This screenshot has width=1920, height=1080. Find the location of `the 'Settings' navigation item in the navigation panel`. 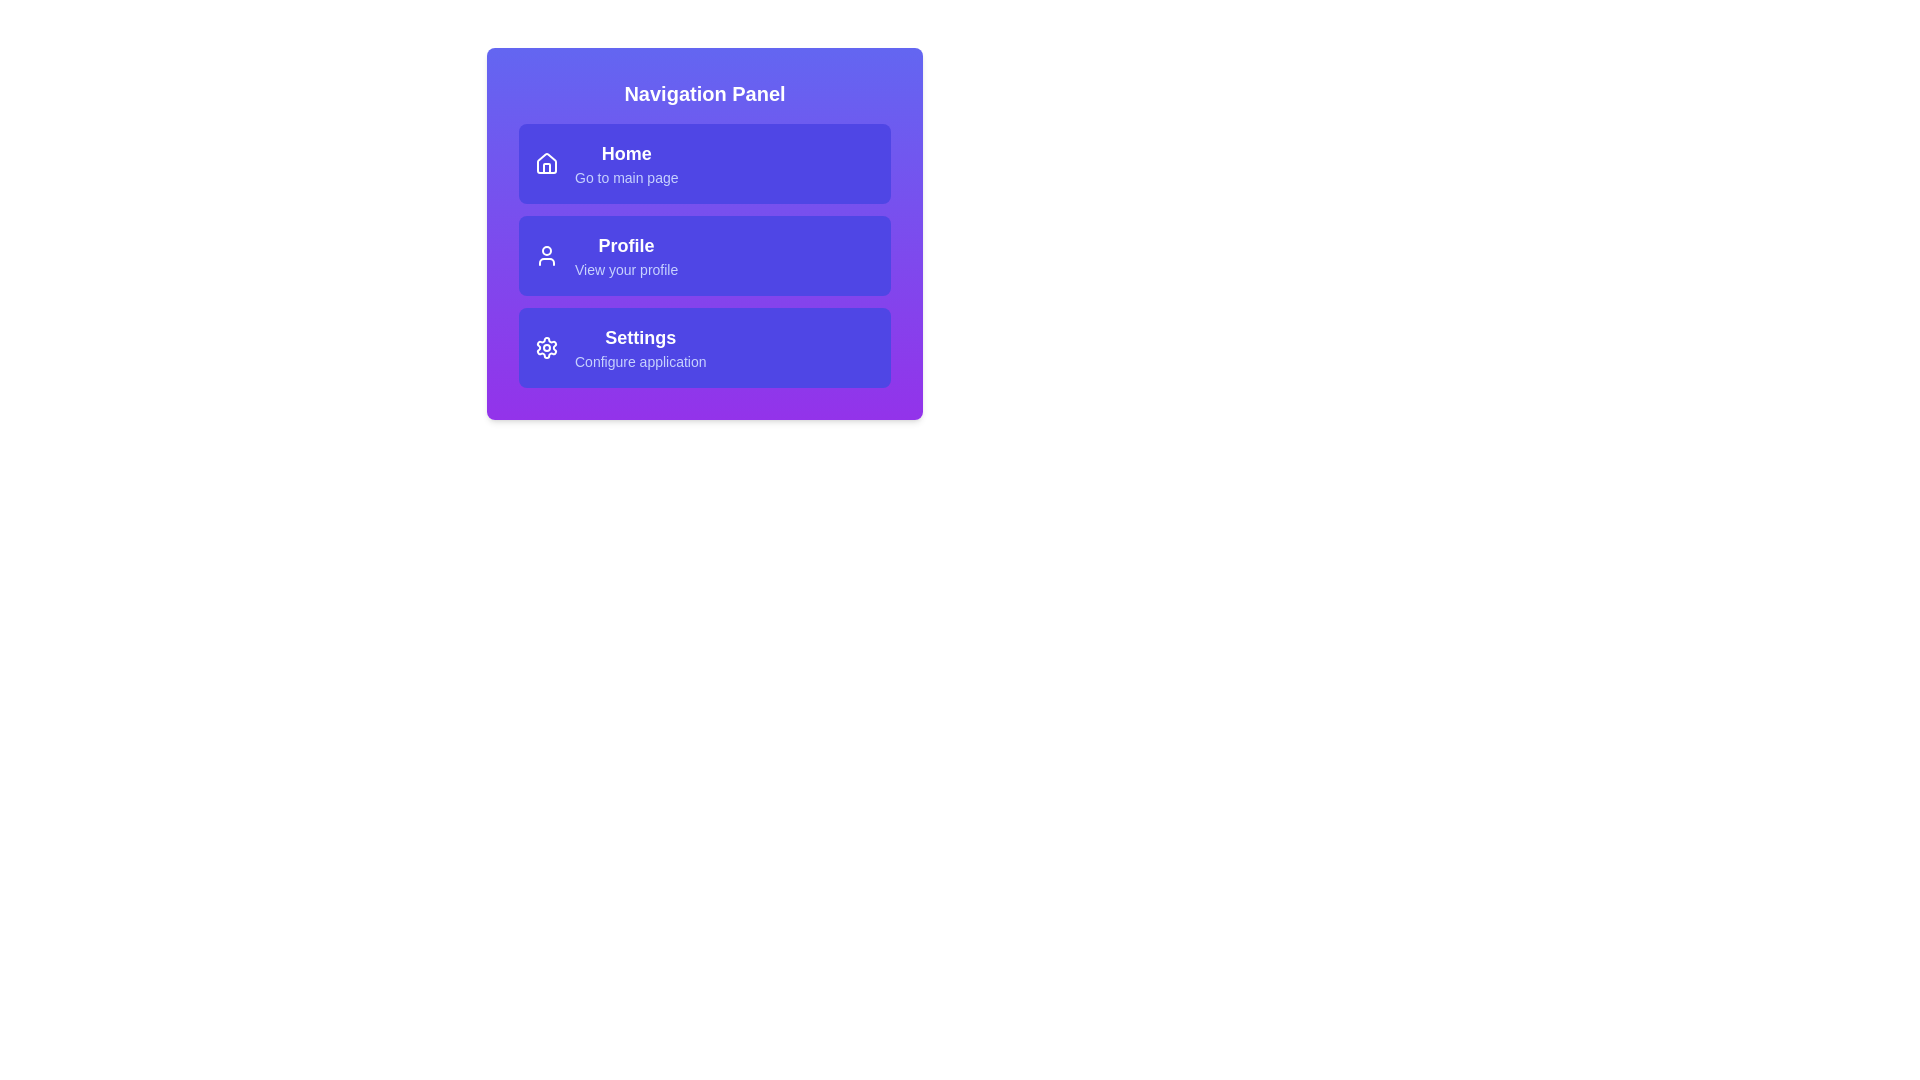

the 'Settings' navigation item in the navigation panel is located at coordinates (705, 346).